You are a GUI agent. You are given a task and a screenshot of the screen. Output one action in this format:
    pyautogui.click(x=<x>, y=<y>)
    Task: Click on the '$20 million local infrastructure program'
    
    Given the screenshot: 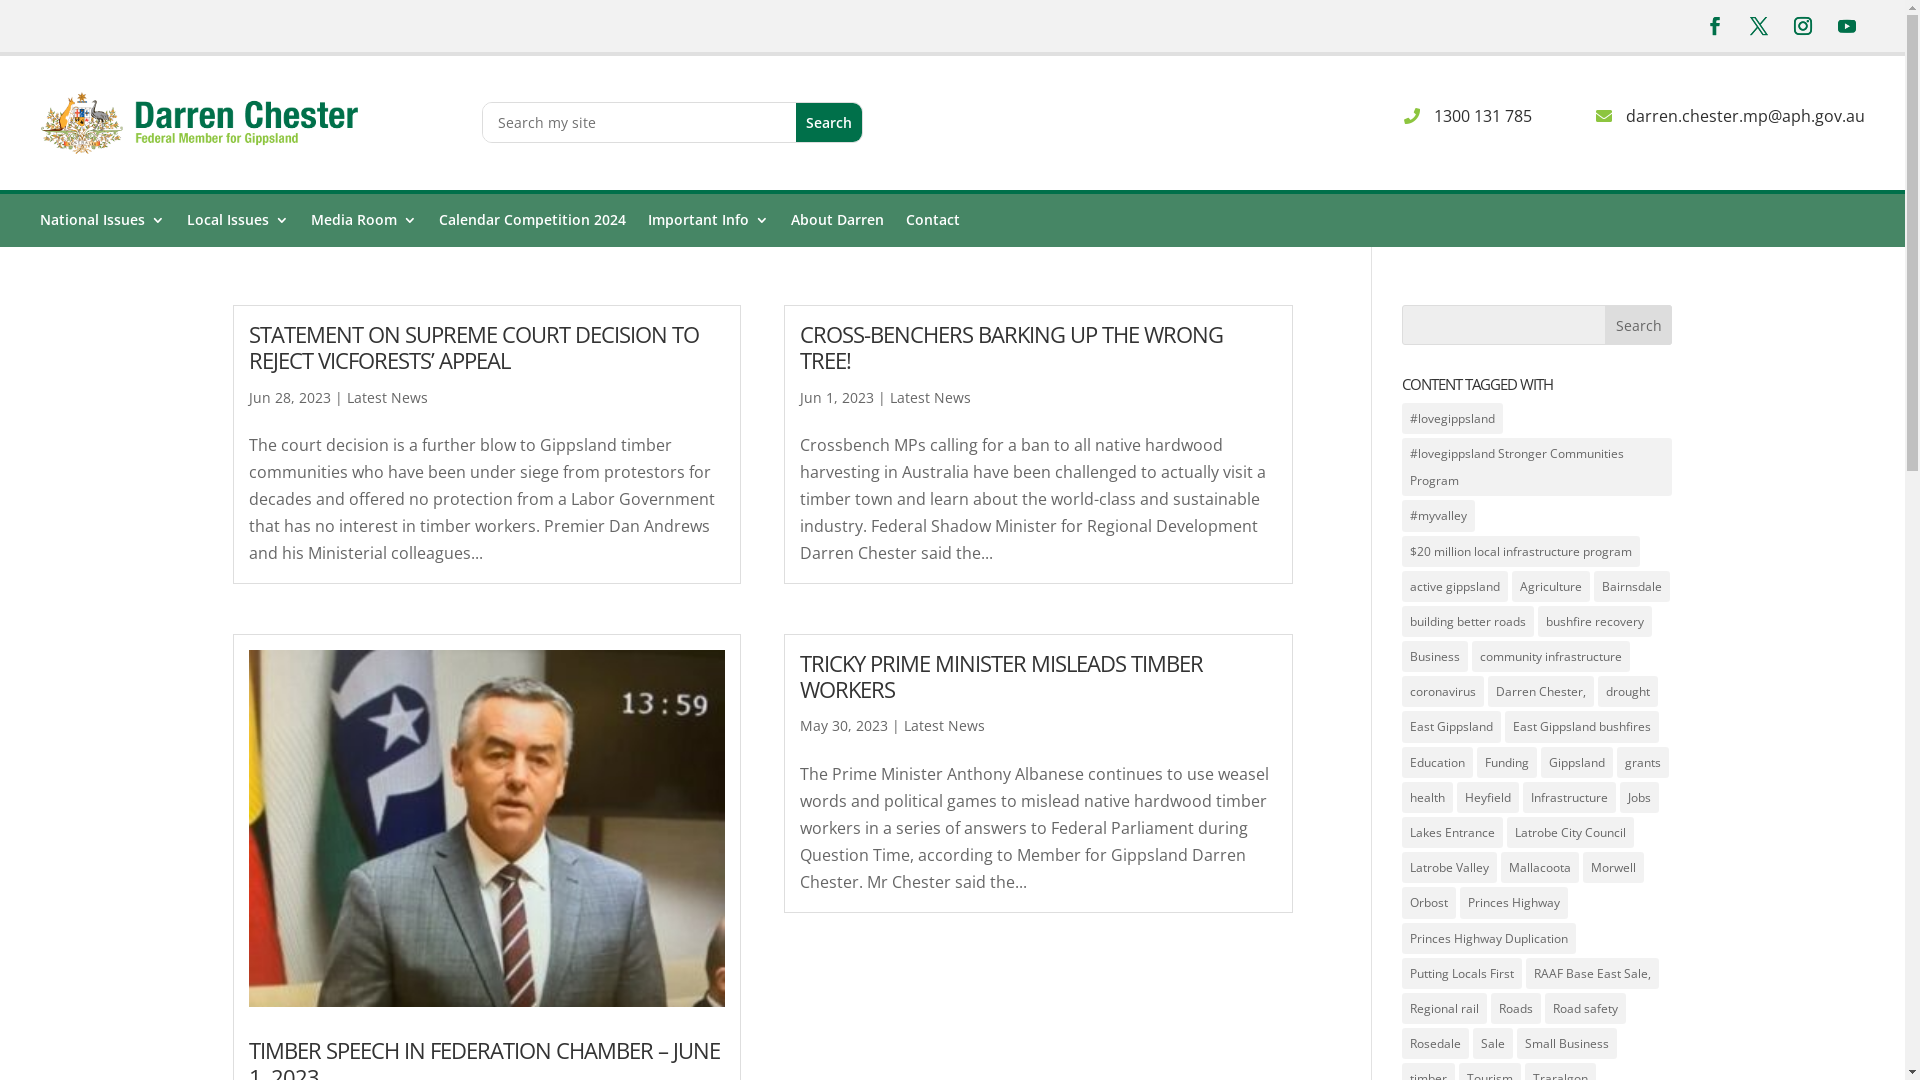 What is the action you would take?
    pyautogui.click(x=1520, y=551)
    